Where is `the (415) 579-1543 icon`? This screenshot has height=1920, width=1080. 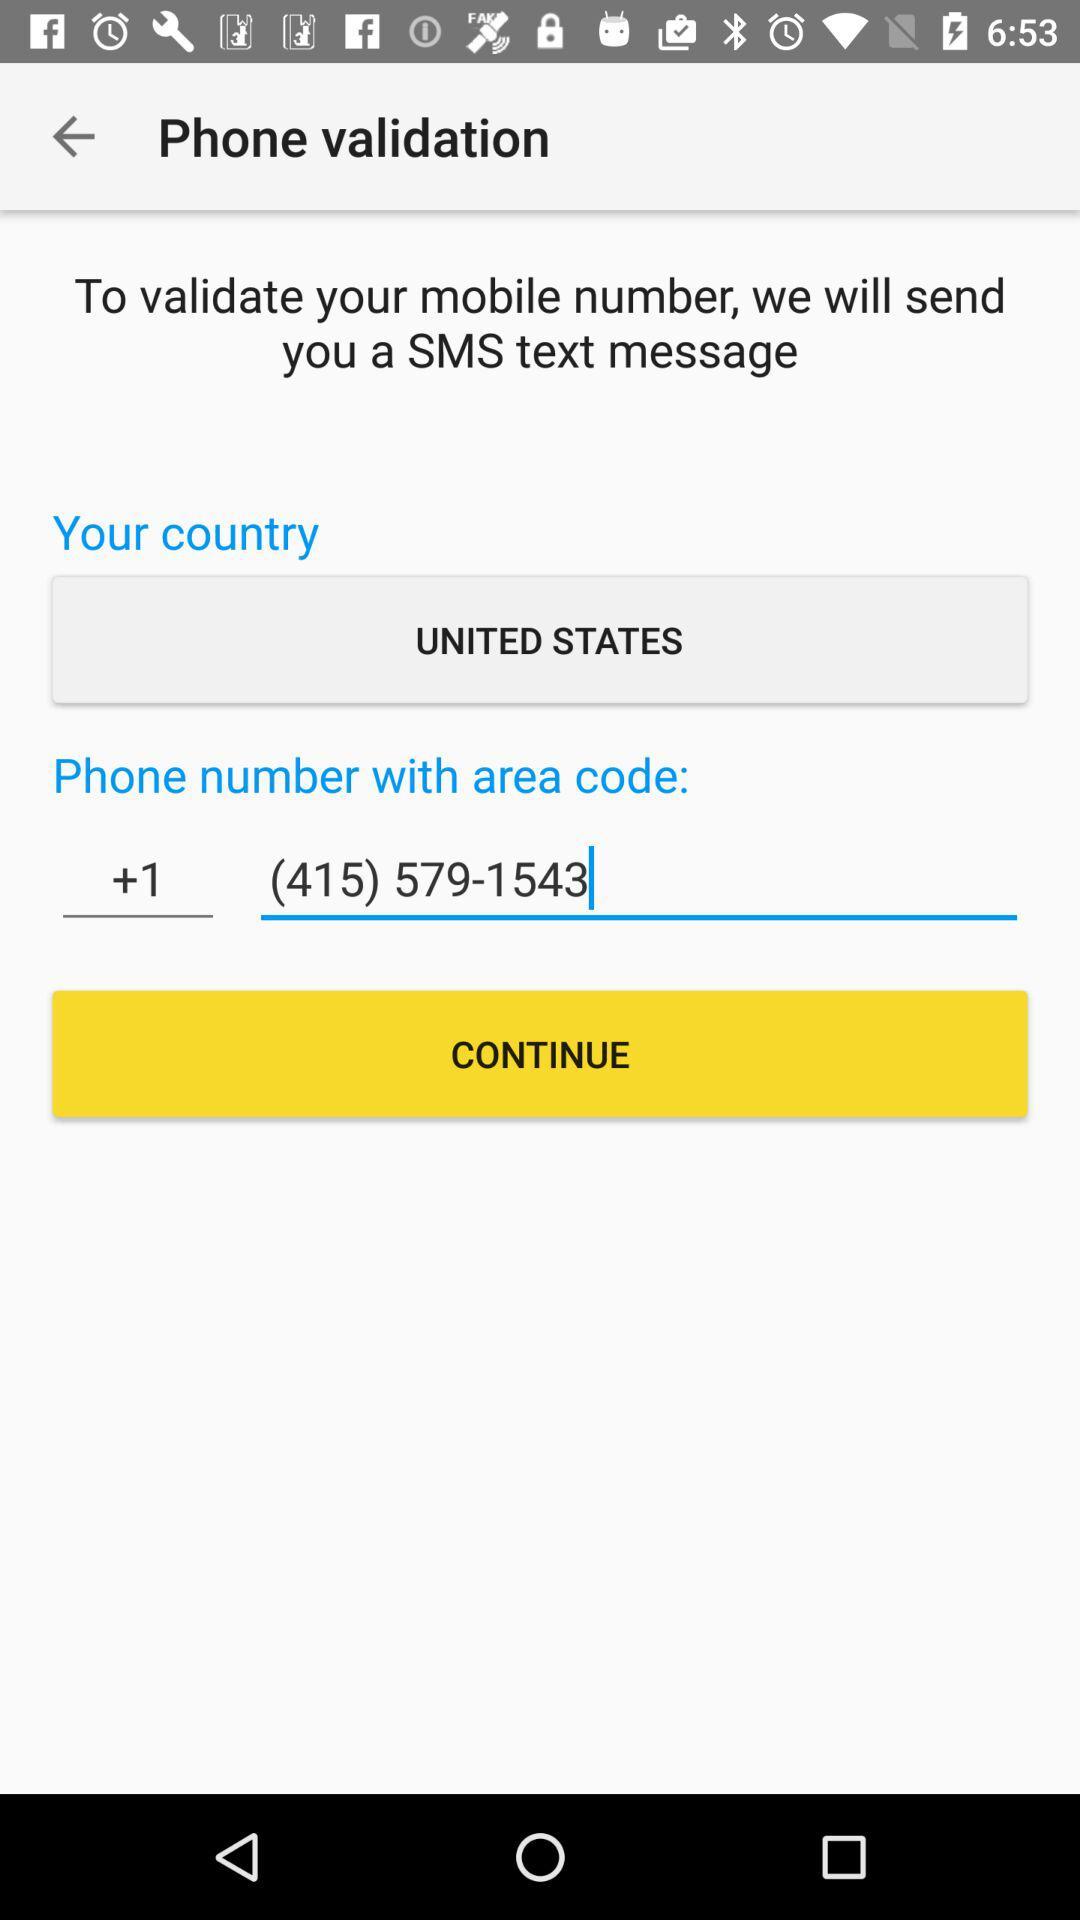 the (415) 579-1543 icon is located at coordinates (639, 878).